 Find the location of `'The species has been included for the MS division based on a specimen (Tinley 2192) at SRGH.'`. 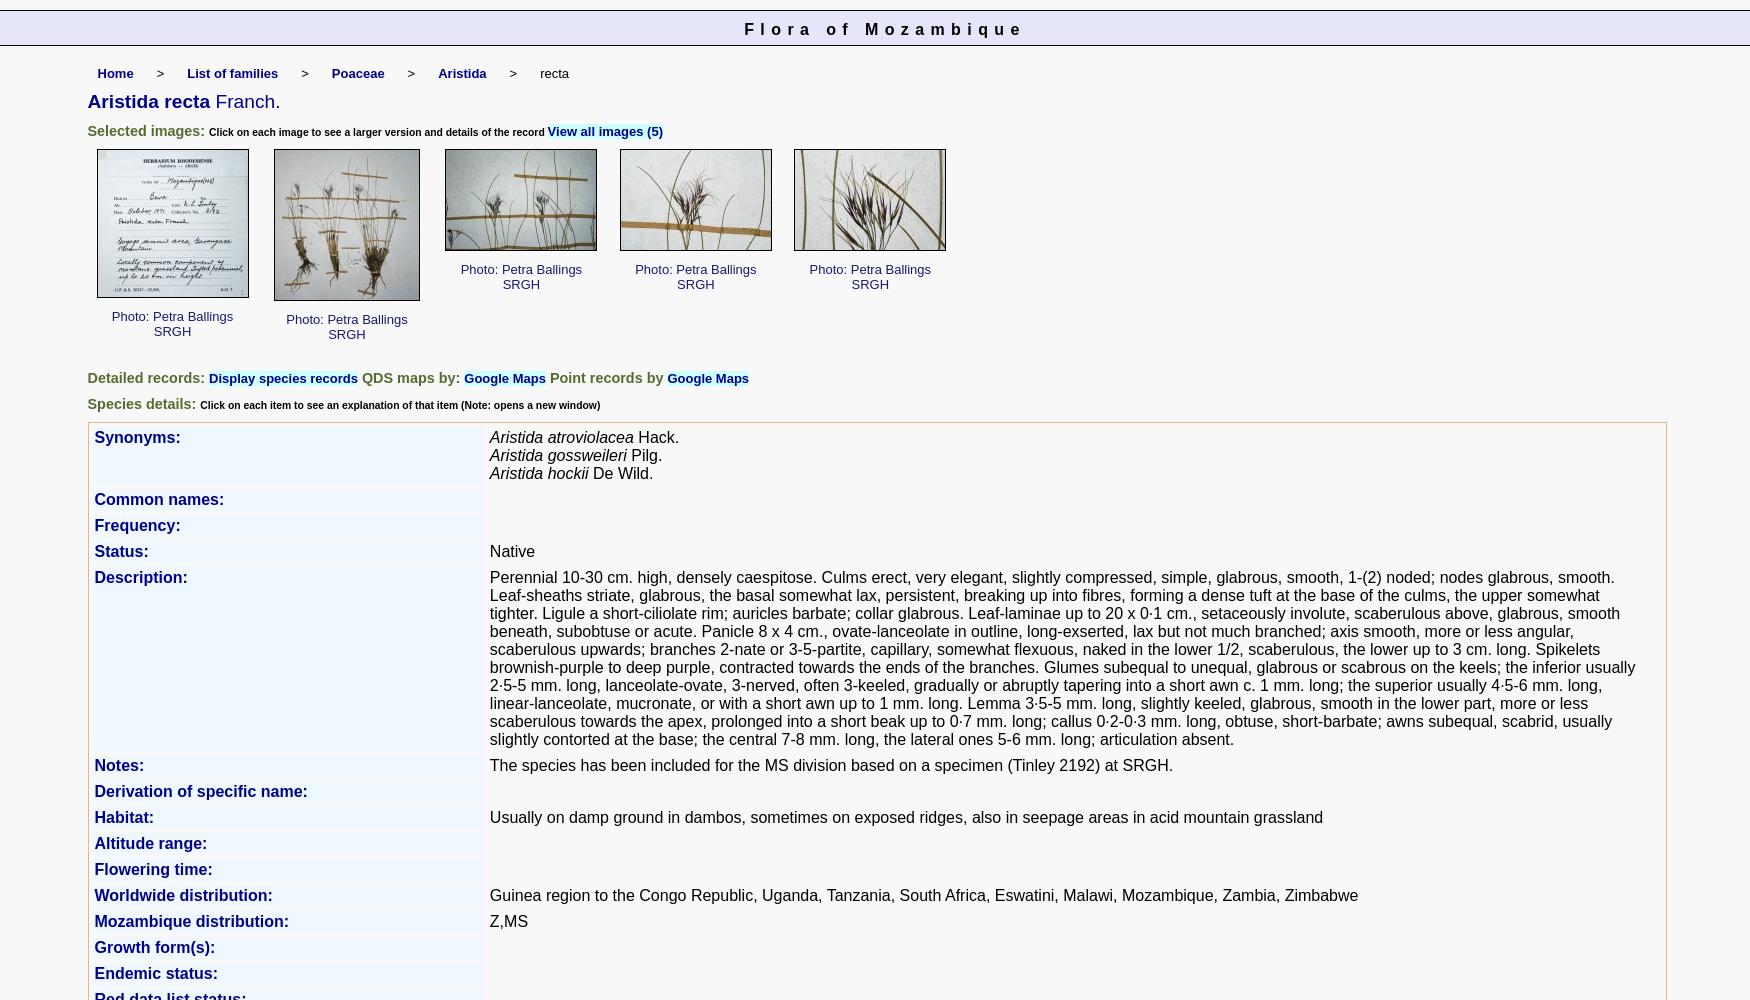

'The species has been included for the MS division based on a specimen (Tinley 2192) at SRGH.' is located at coordinates (831, 765).